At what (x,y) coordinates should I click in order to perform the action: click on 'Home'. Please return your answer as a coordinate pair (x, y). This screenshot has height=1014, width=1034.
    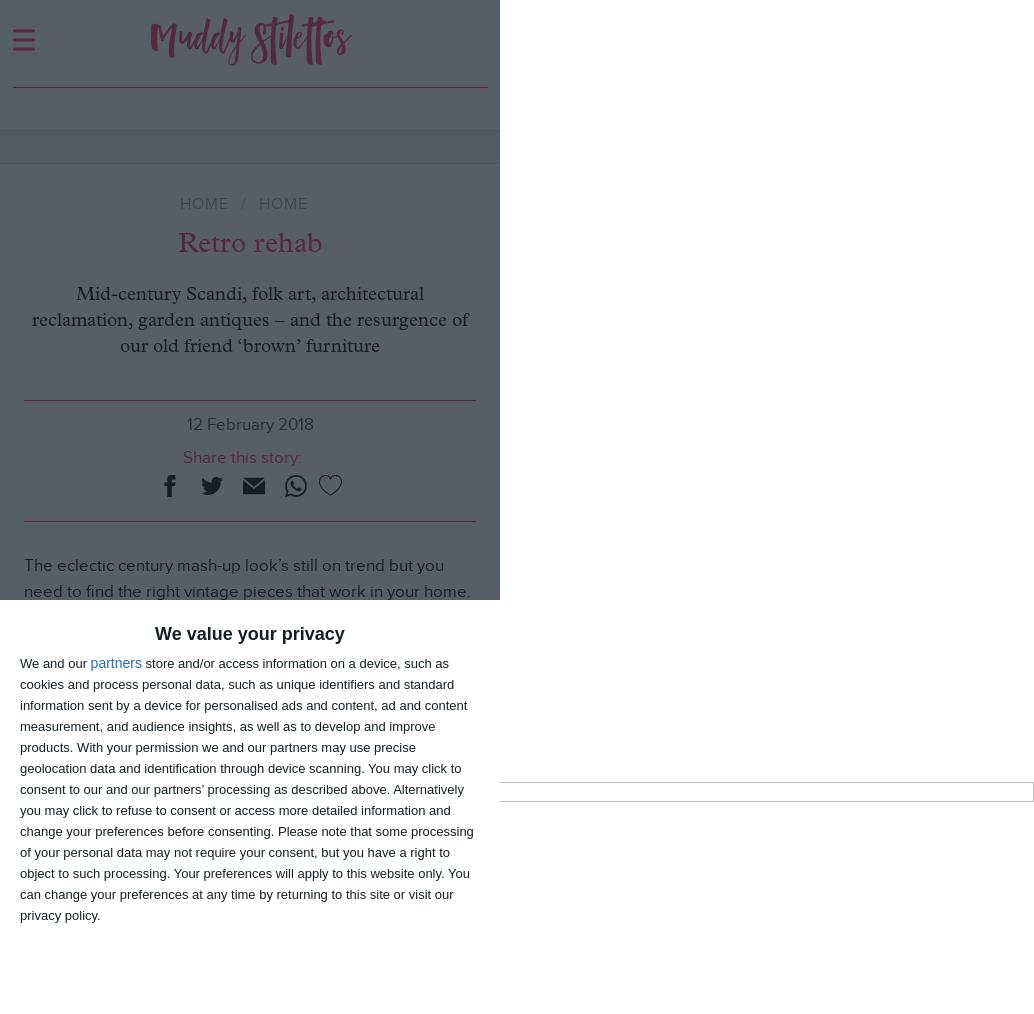
    Looking at the image, I should click on (204, 203).